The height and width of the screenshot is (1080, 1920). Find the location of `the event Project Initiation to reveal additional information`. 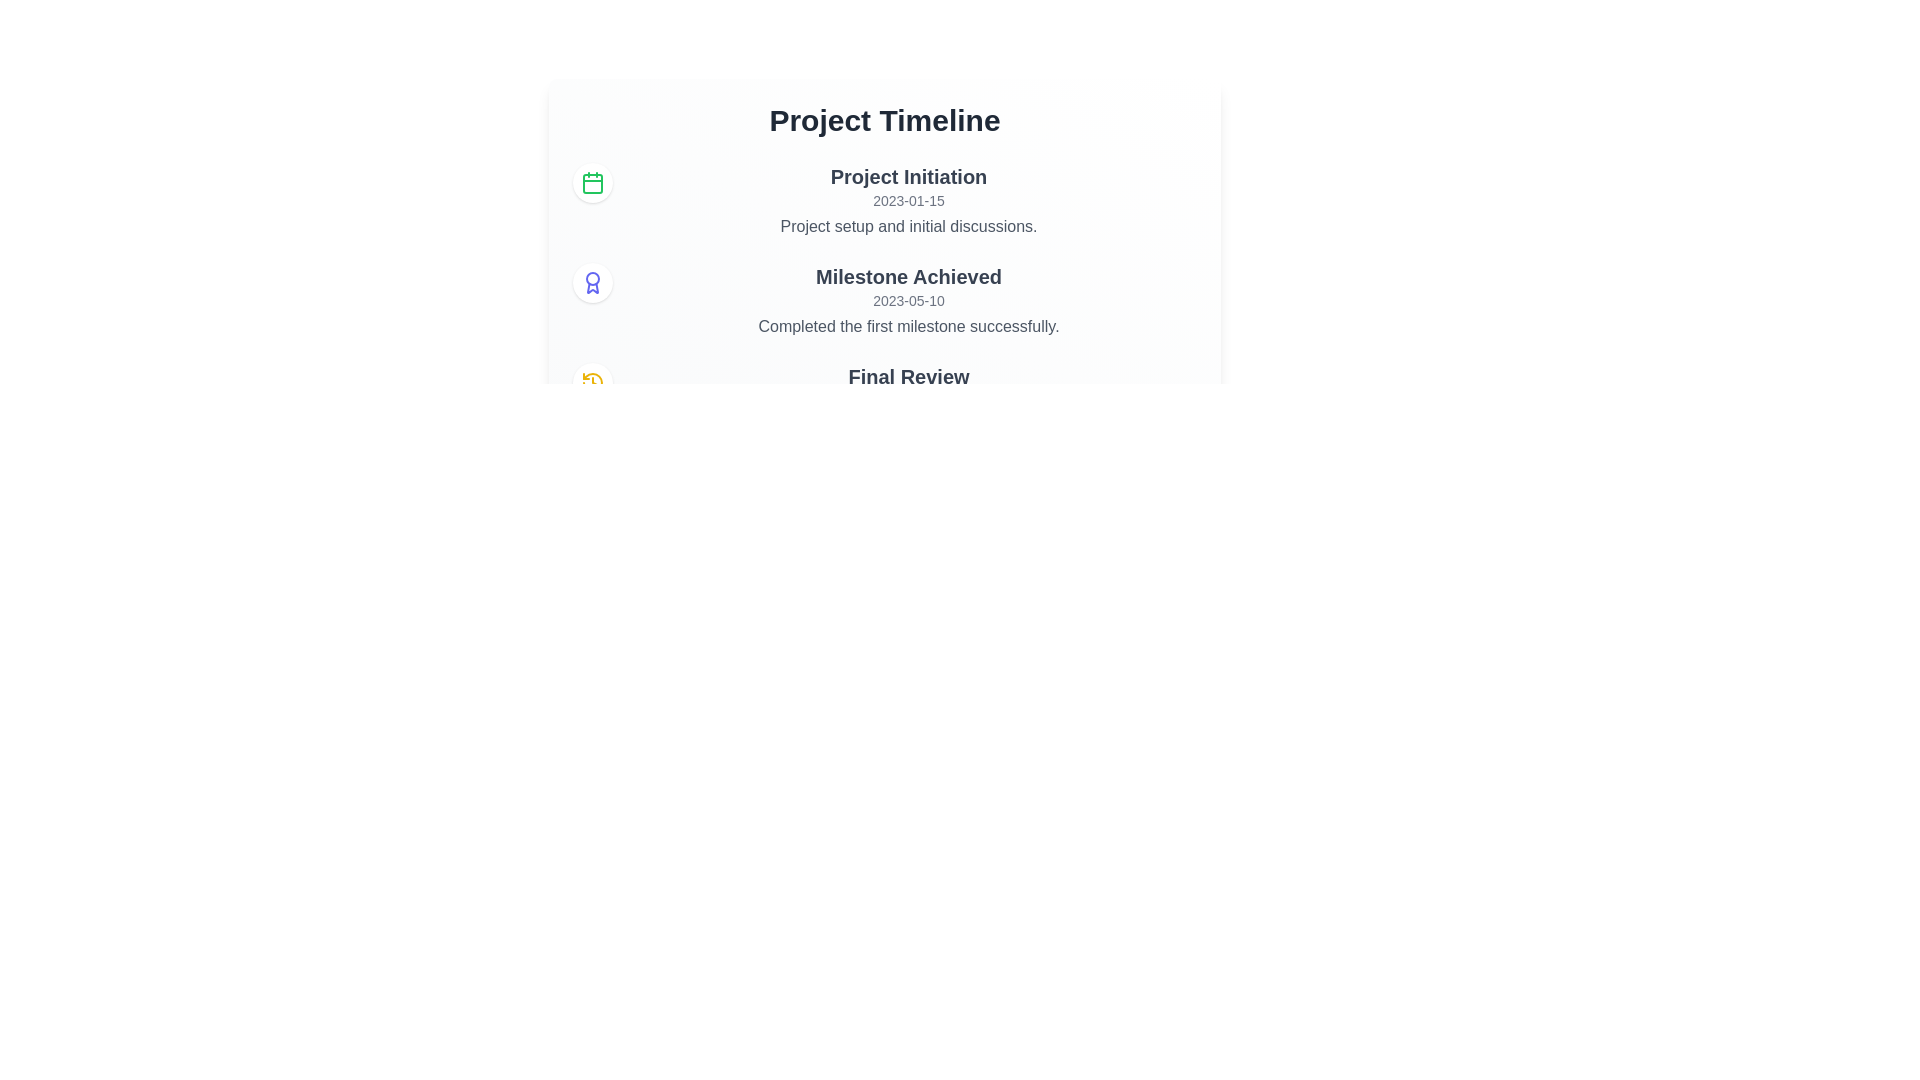

the event Project Initiation to reveal additional information is located at coordinates (592, 182).